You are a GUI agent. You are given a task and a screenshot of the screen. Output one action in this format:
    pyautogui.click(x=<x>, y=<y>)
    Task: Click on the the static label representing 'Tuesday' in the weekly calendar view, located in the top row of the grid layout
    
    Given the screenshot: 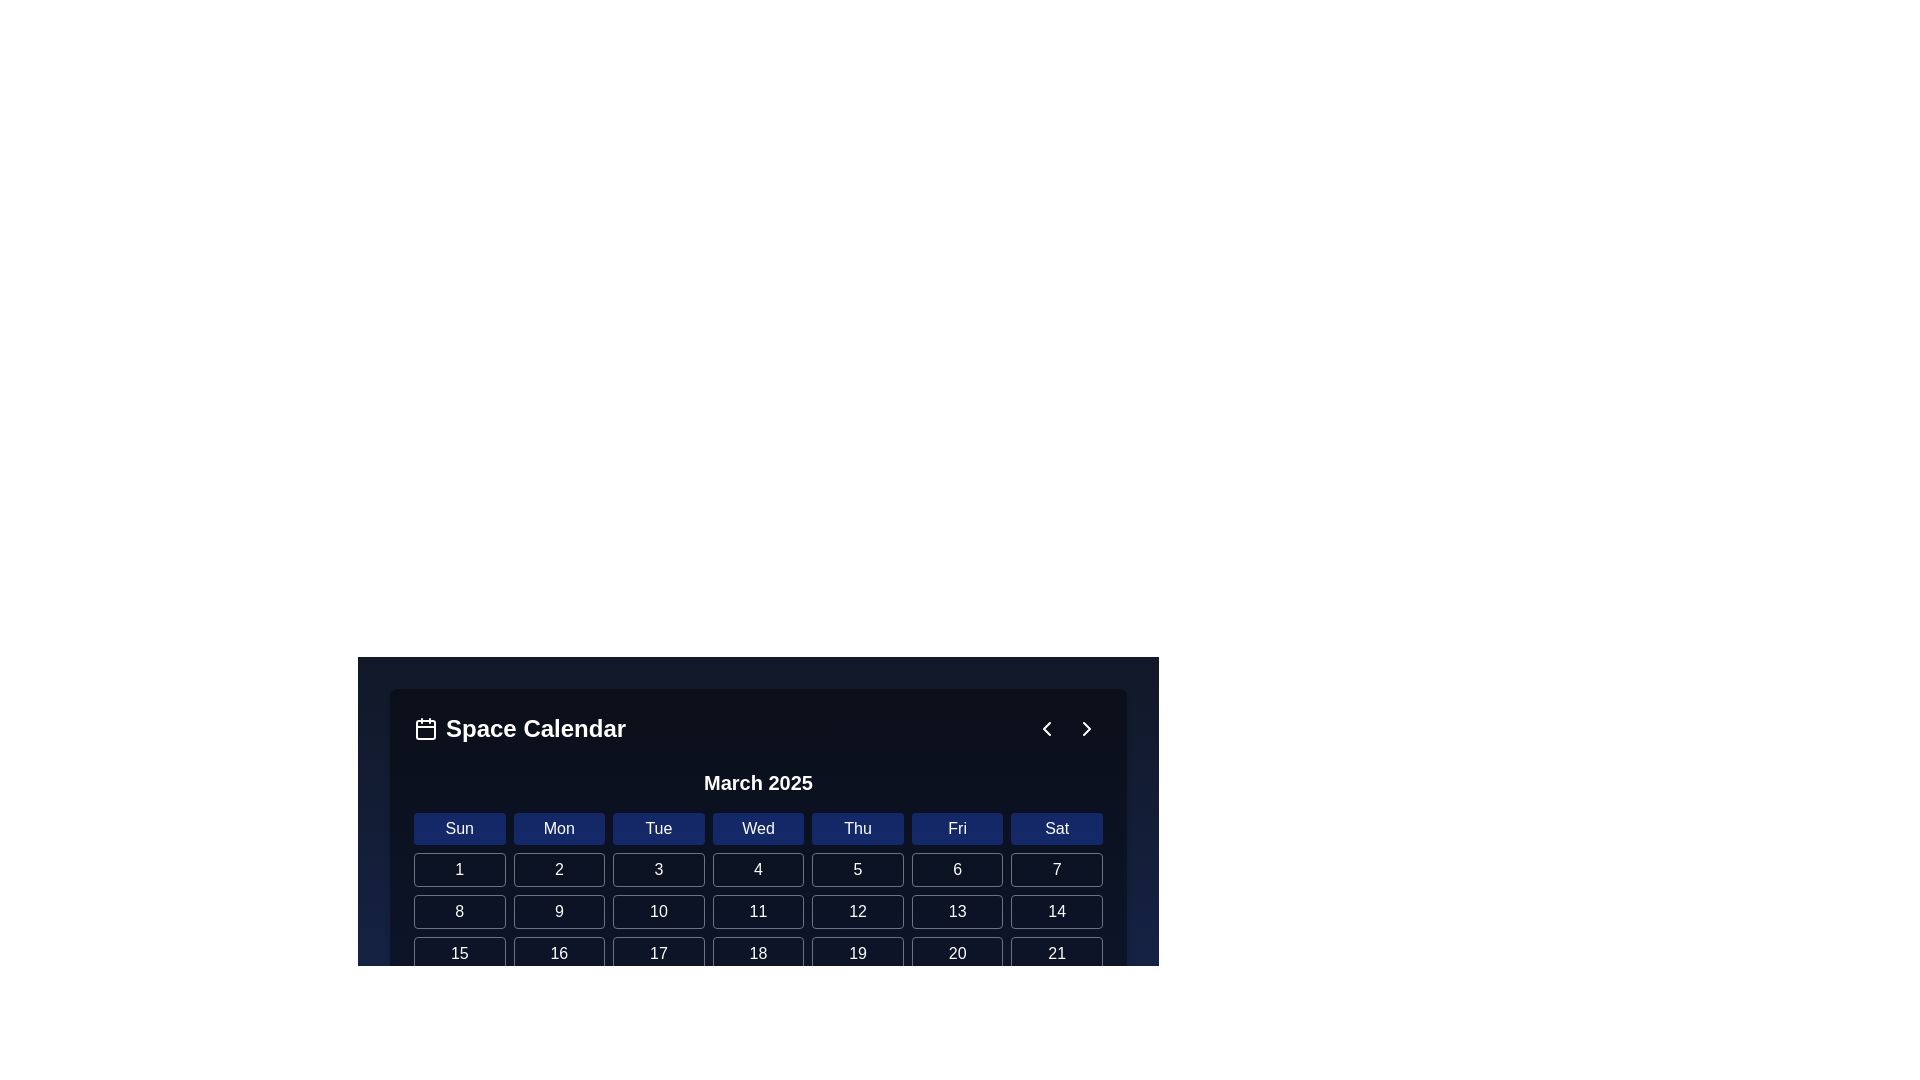 What is the action you would take?
    pyautogui.click(x=658, y=829)
    